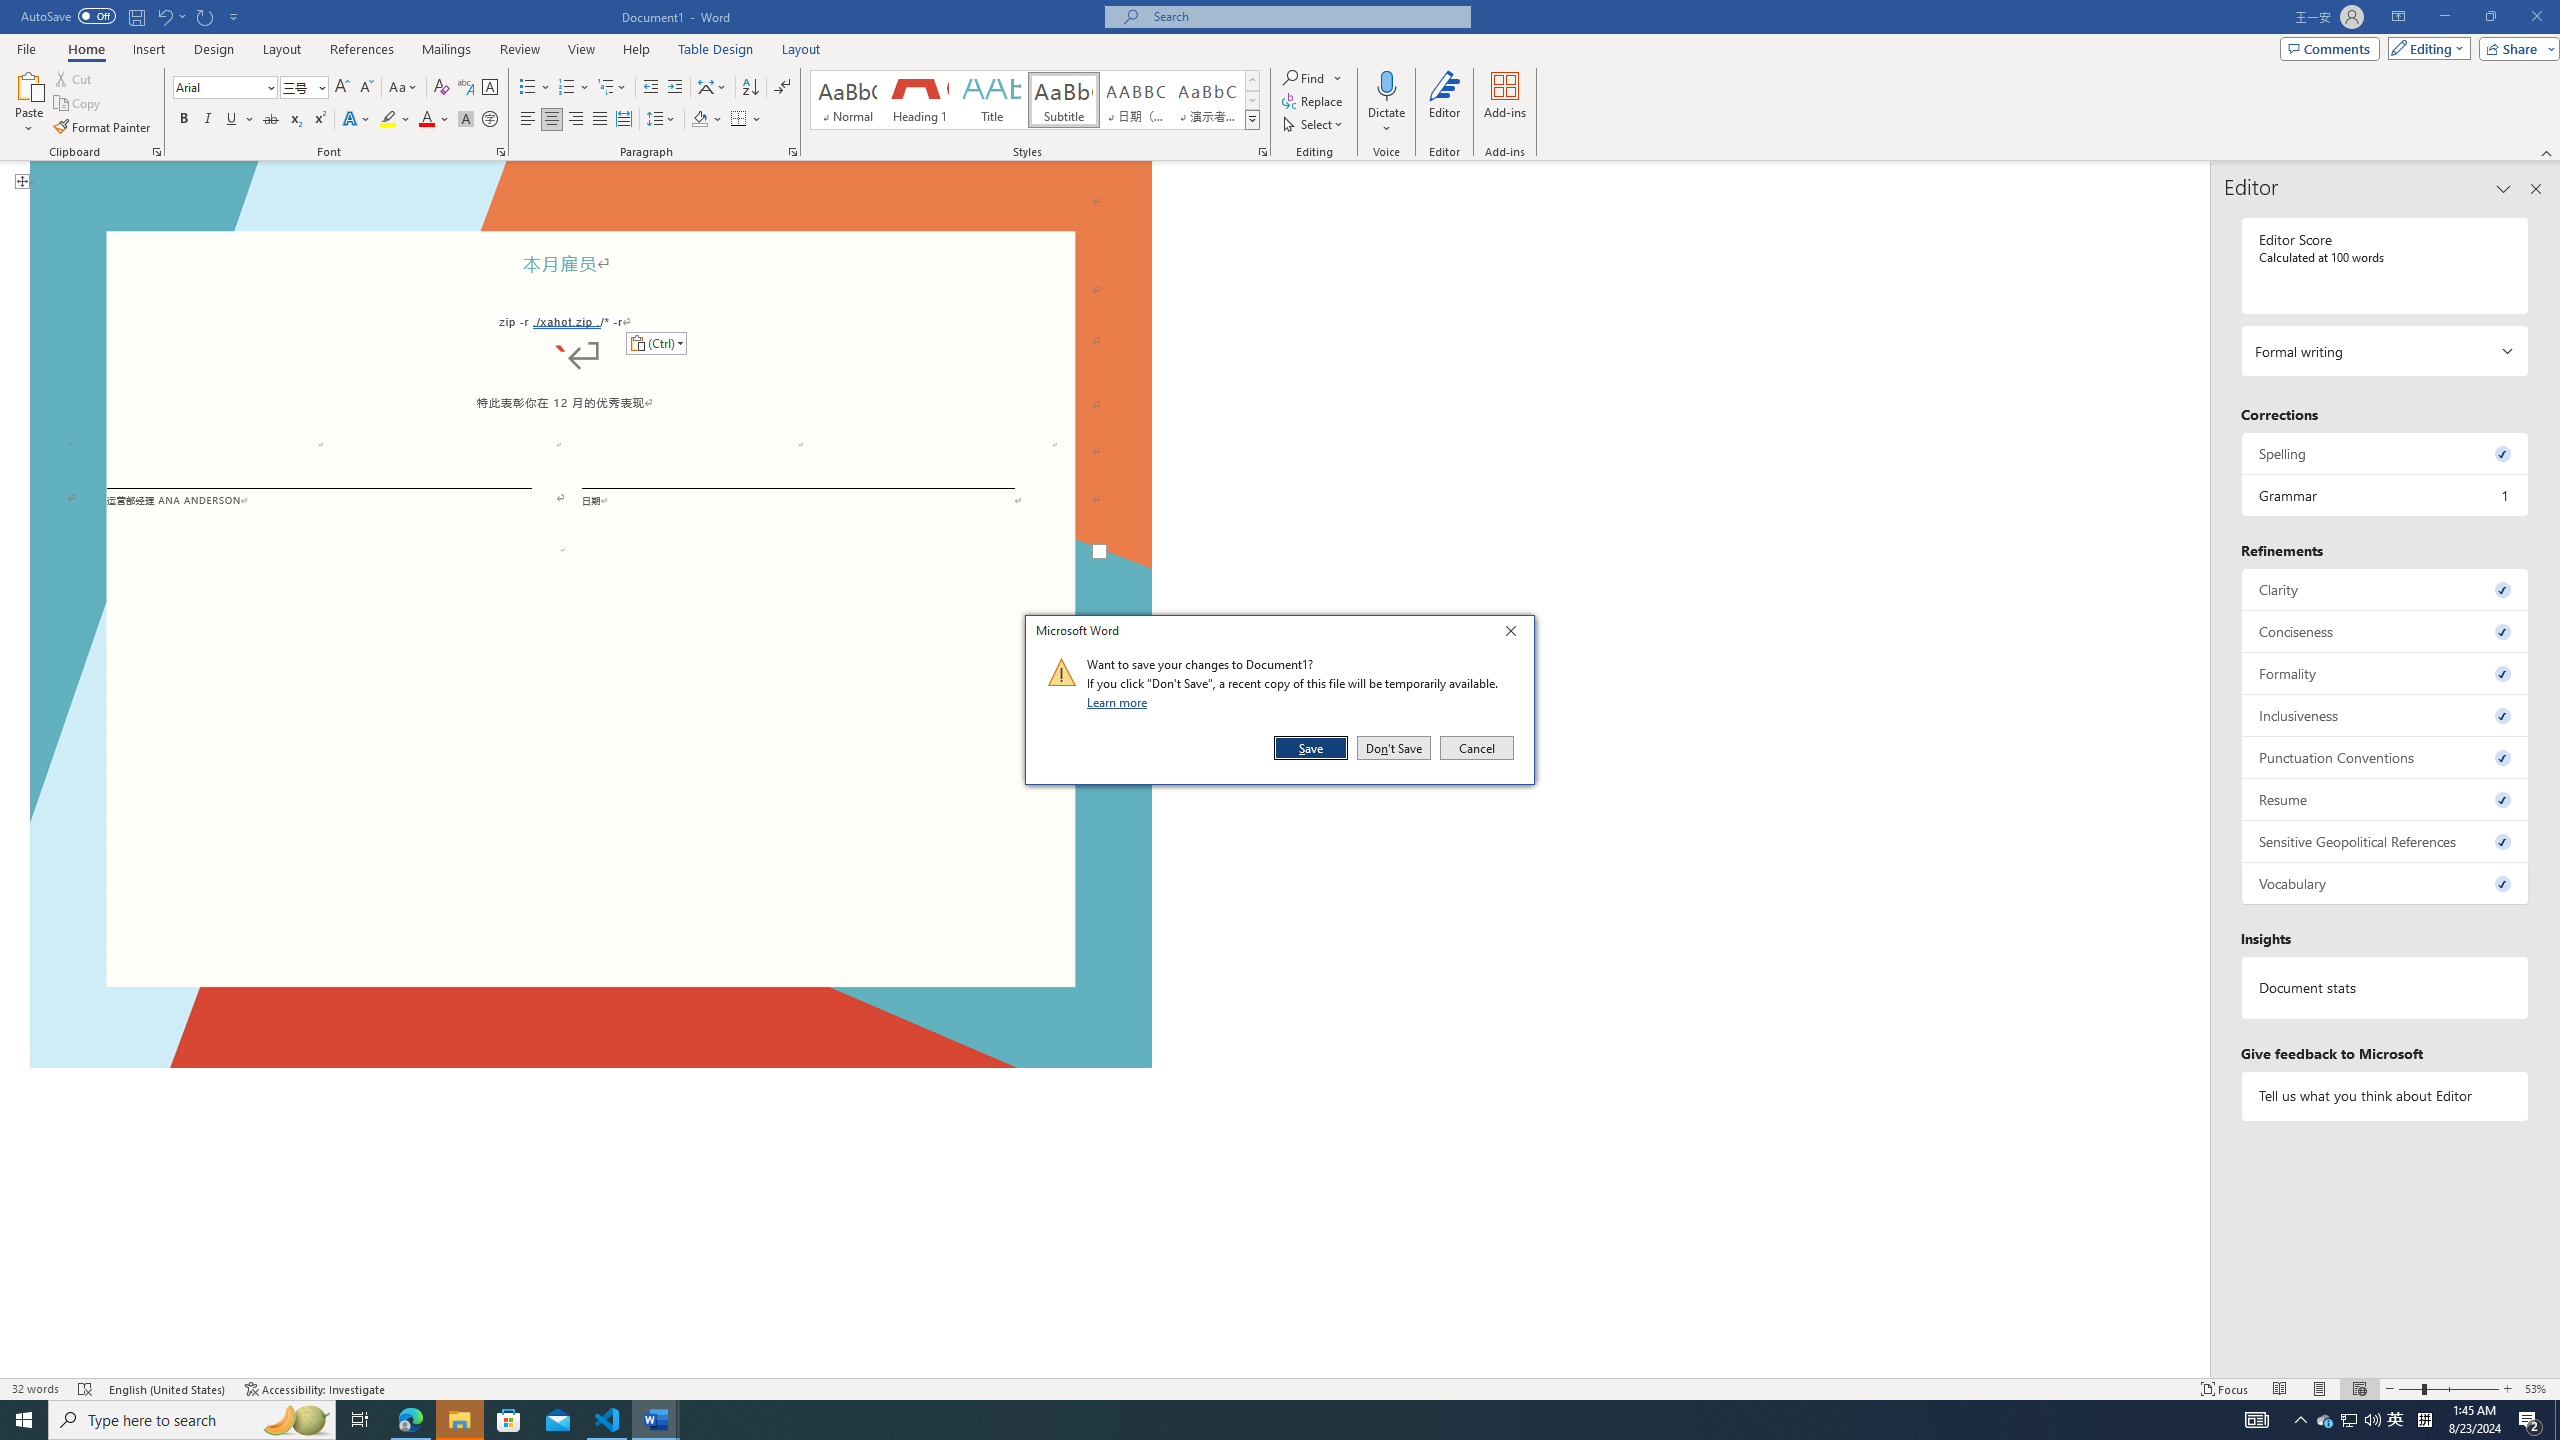  Describe the element at coordinates (191, 1418) in the screenshot. I see `'Type here to search'` at that location.